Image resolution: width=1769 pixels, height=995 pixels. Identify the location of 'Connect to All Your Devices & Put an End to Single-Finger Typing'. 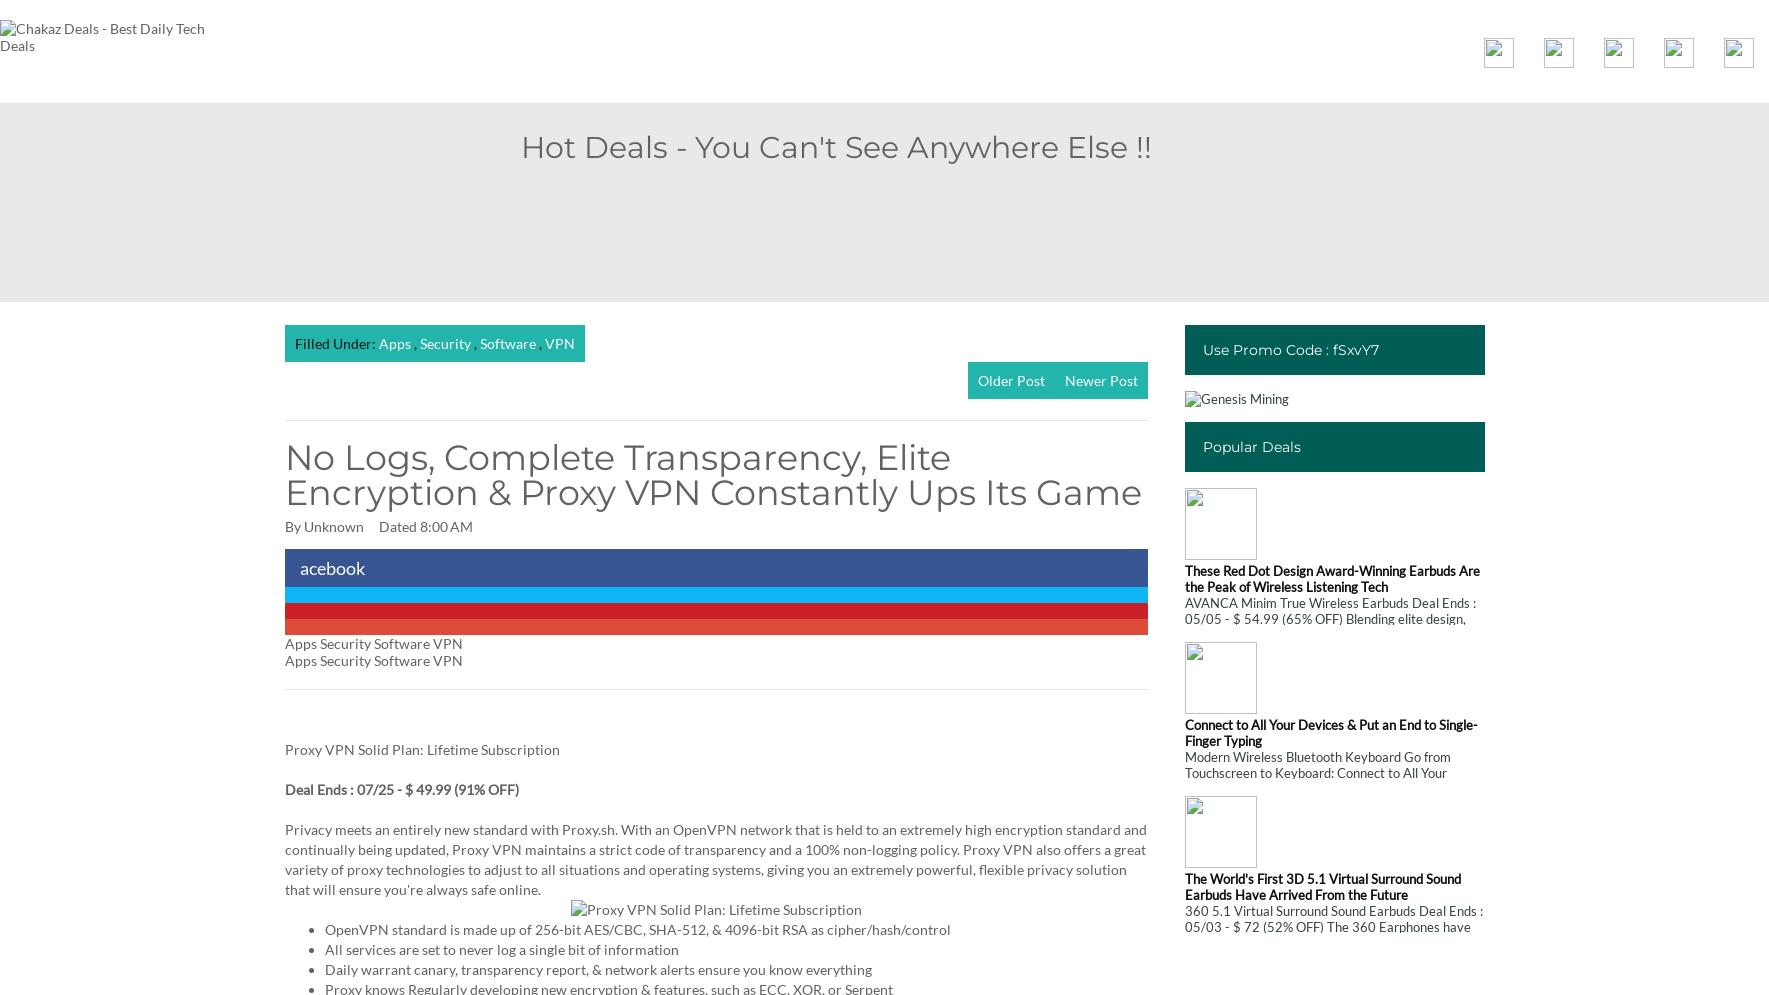
(1182, 732).